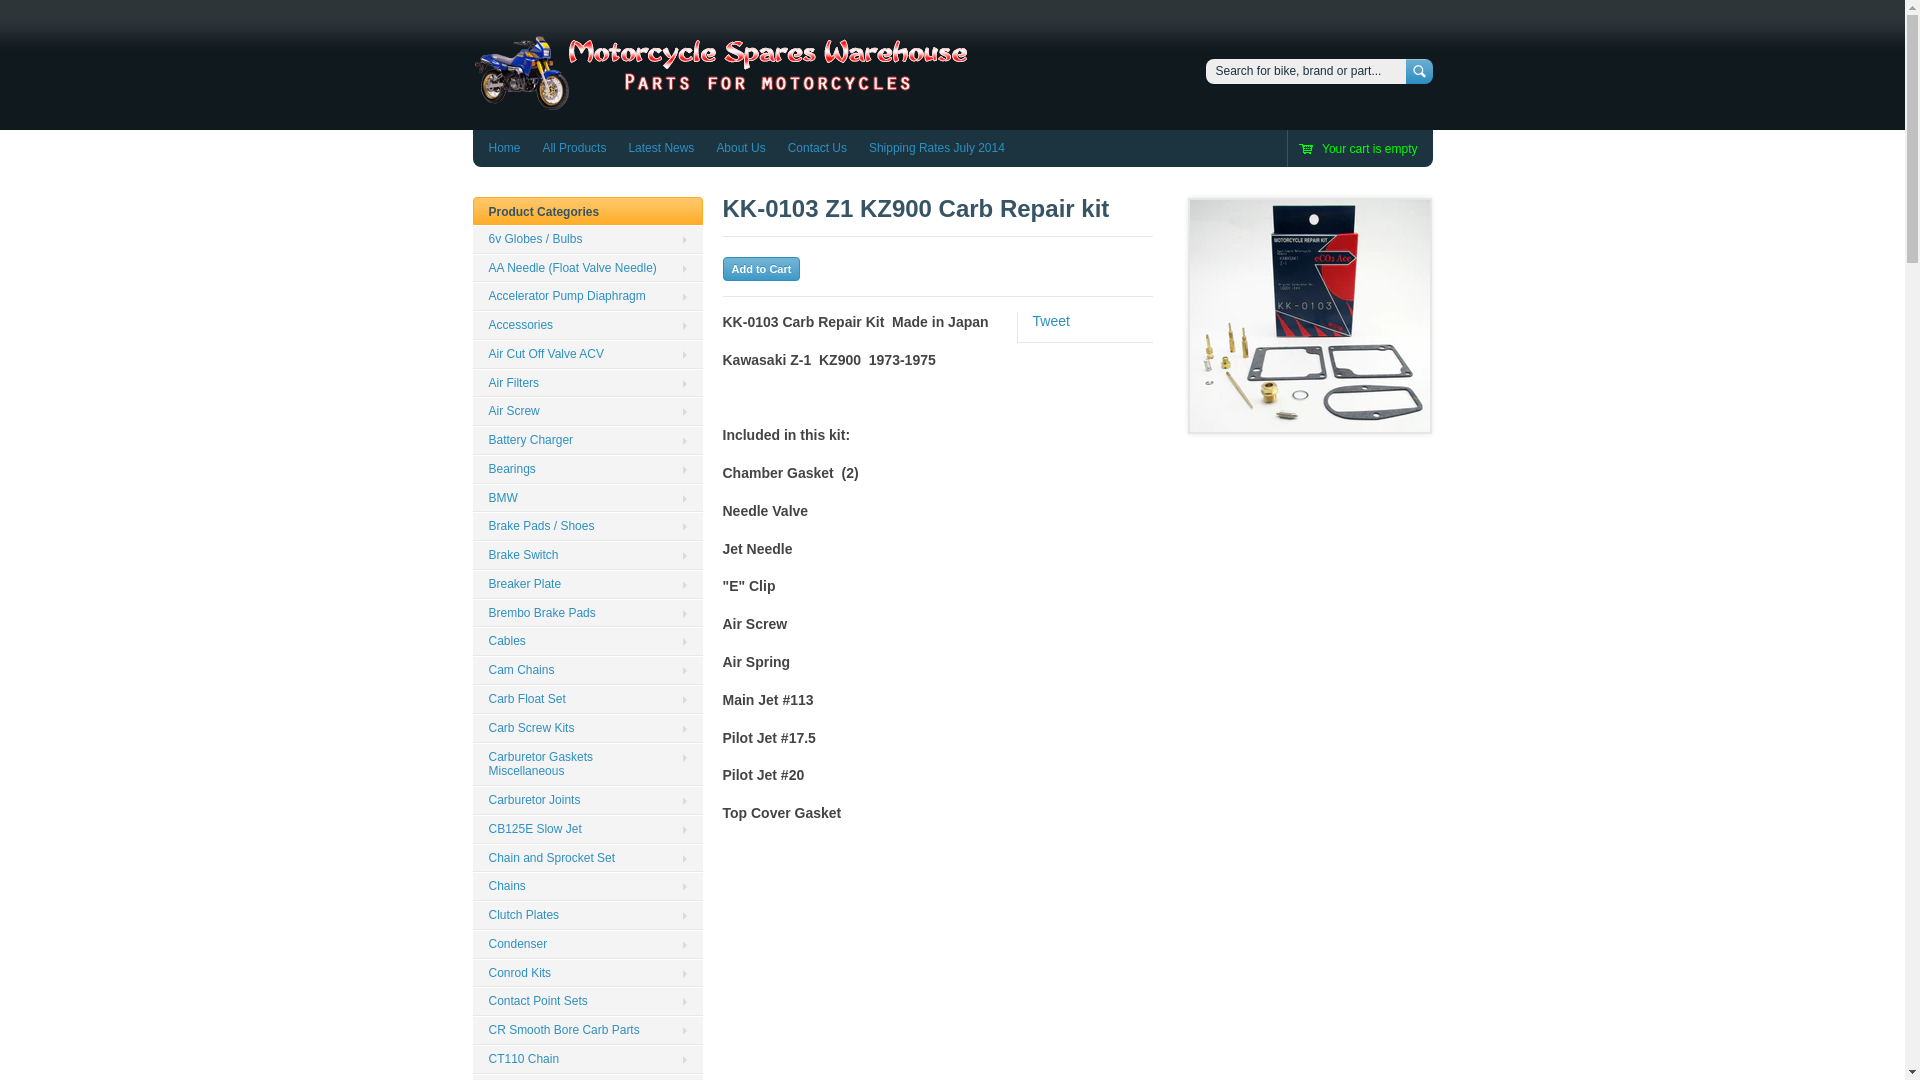 This screenshot has width=1920, height=1080. Describe the element at coordinates (585, 1030) in the screenshot. I see `'CR Smooth Bore Carb Parts'` at that location.